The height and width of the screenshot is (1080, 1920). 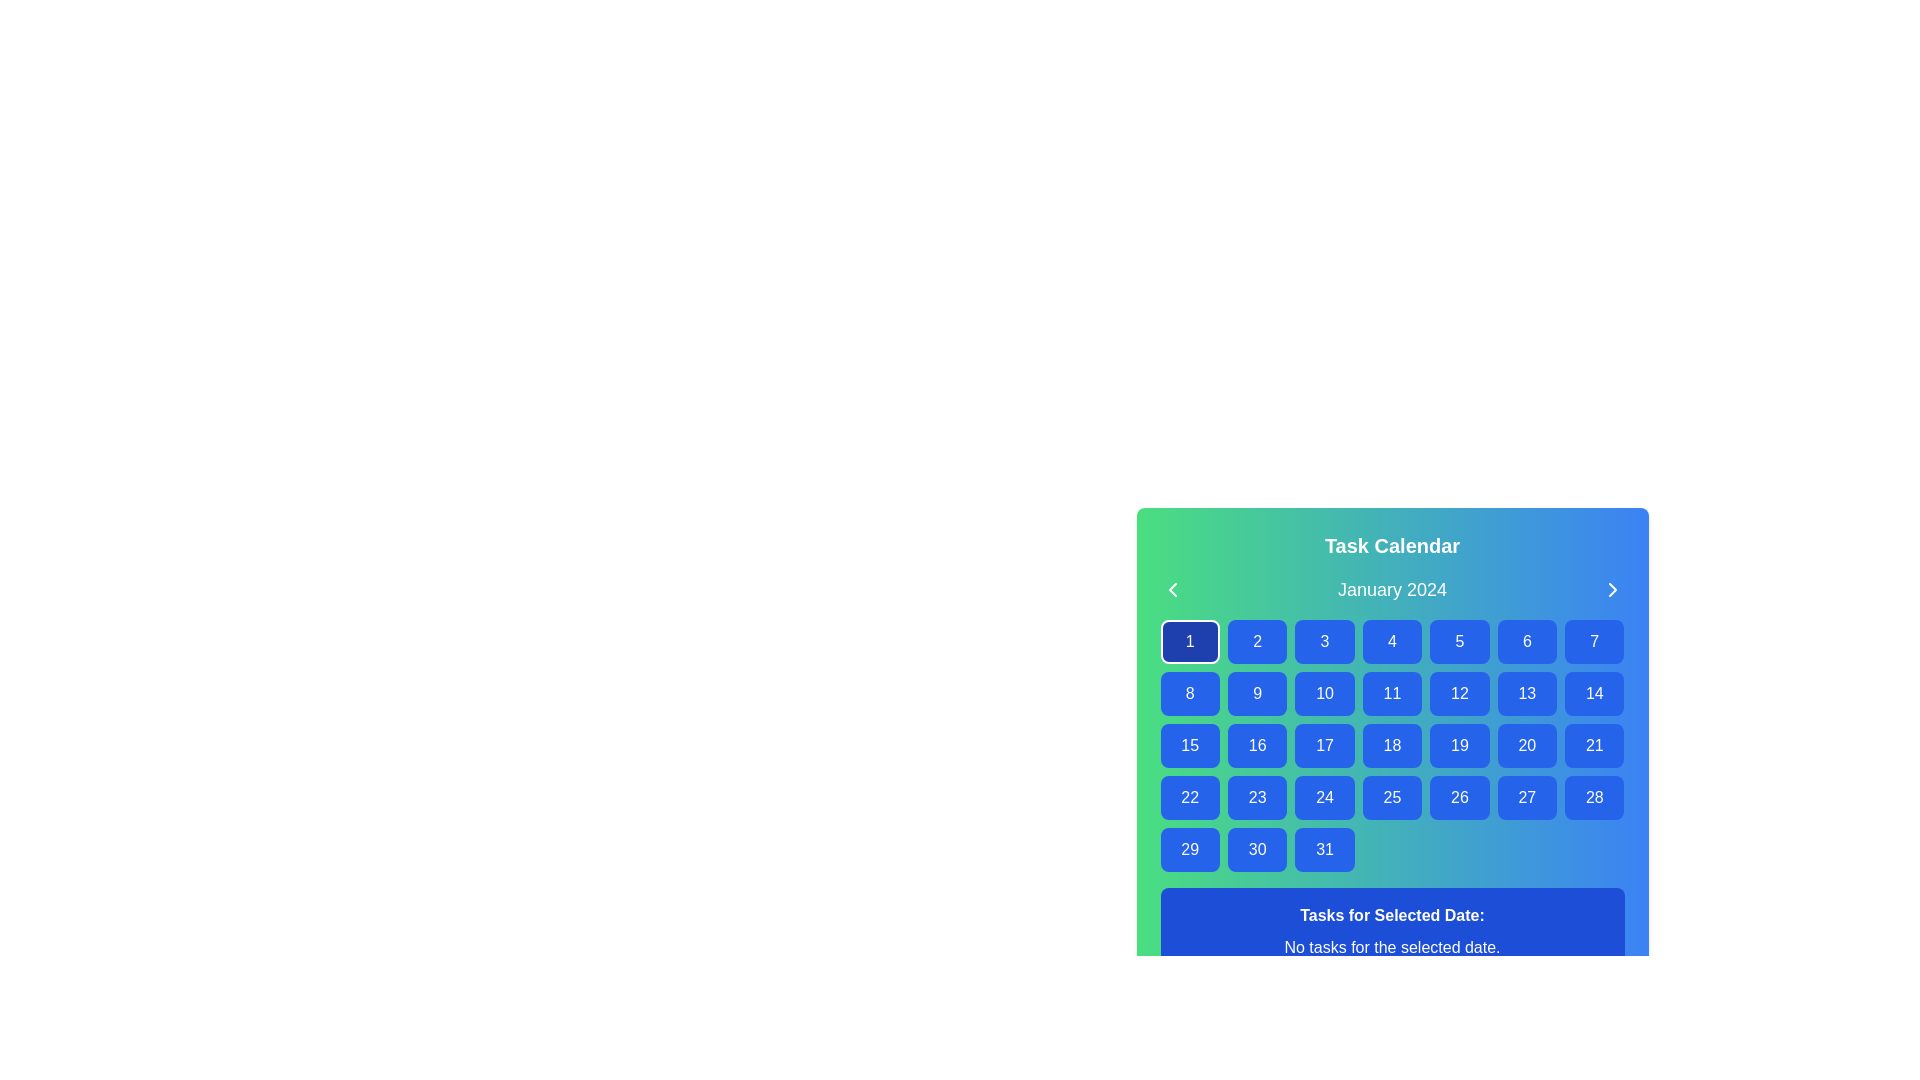 What do you see at coordinates (1190, 797) in the screenshot?
I see `the calendar day item displaying the number '22' in the lower-left section of the 'Task Calendar'` at bounding box center [1190, 797].